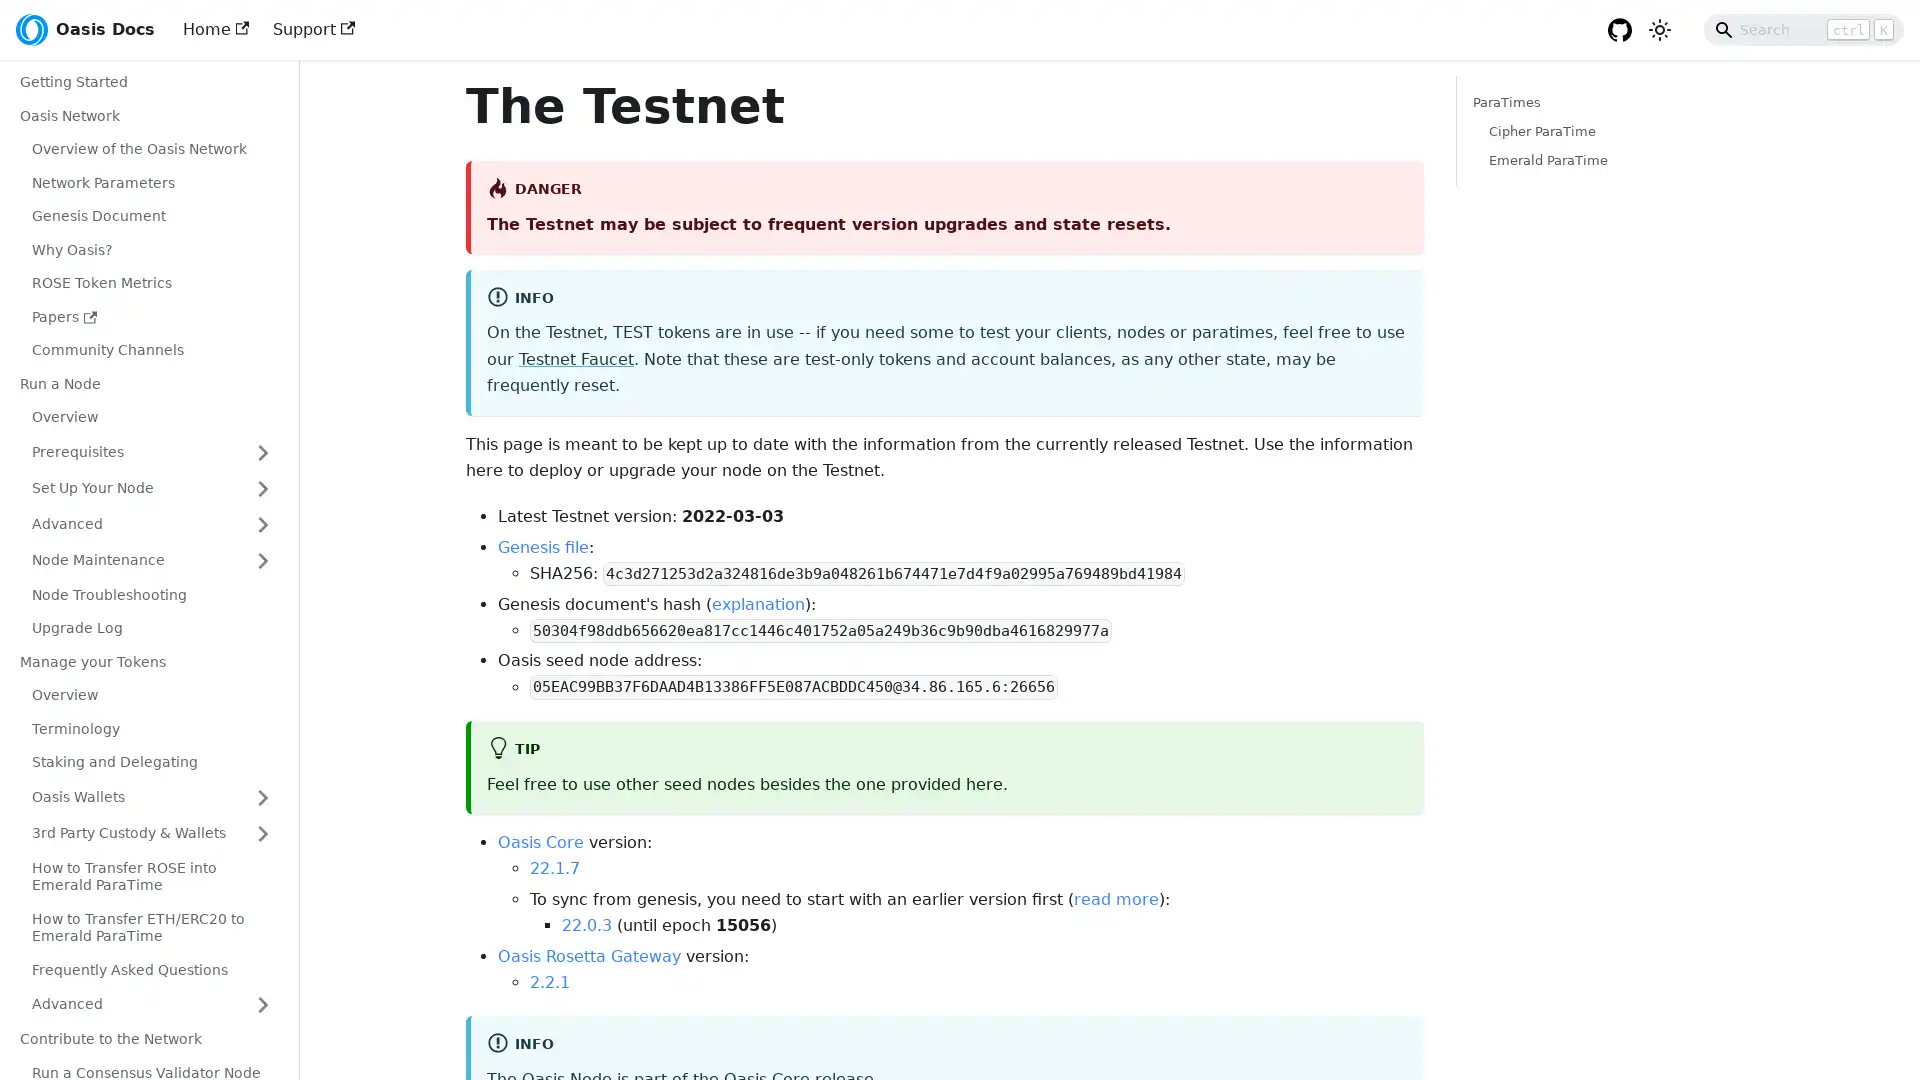 This screenshot has width=1920, height=1080. Describe the element at coordinates (262, 488) in the screenshot. I see `Toggle the collapsible sidebar category 'Set Up Your Node'` at that location.